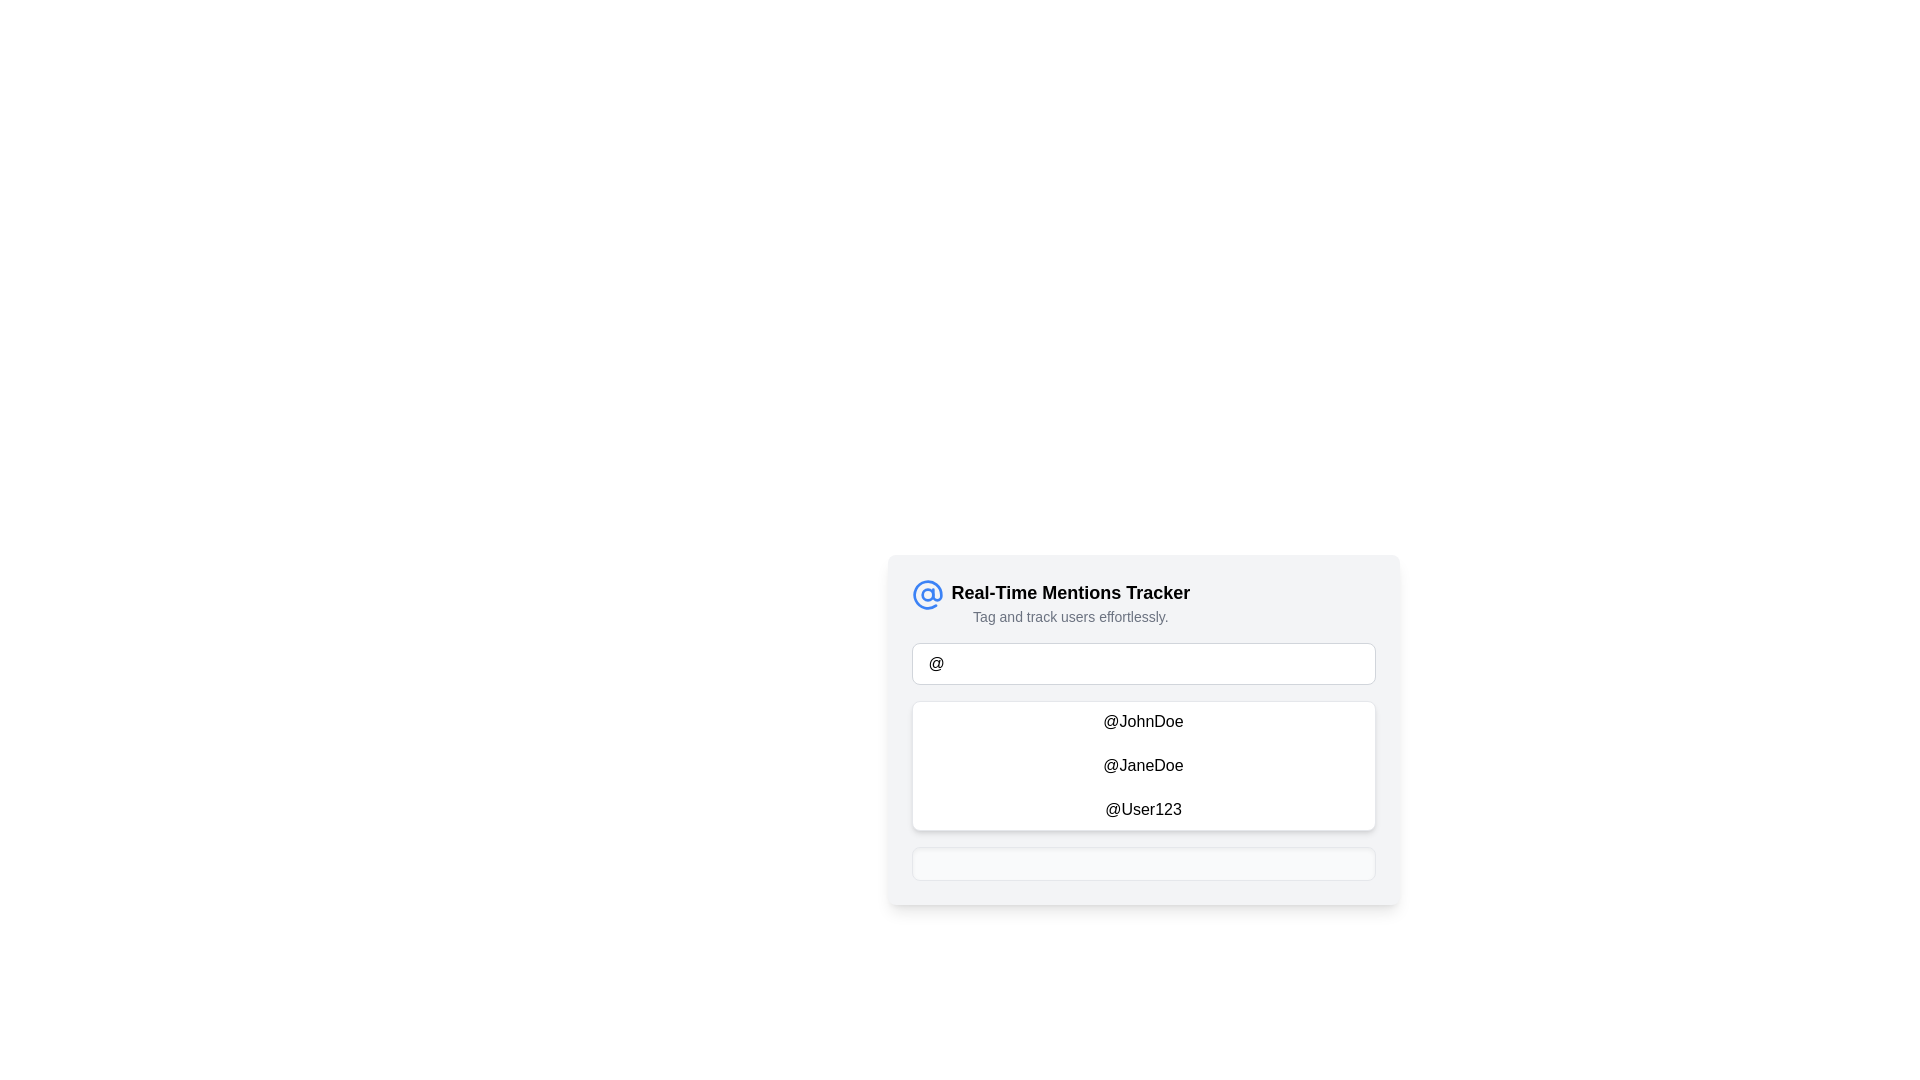 This screenshot has width=1920, height=1080. What do you see at coordinates (926, 593) in the screenshot?
I see `the '@' icon, which is a graphical representation for the 'Real-Time Mentions Tracker' section, located on the left side of the header section` at bounding box center [926, 593].